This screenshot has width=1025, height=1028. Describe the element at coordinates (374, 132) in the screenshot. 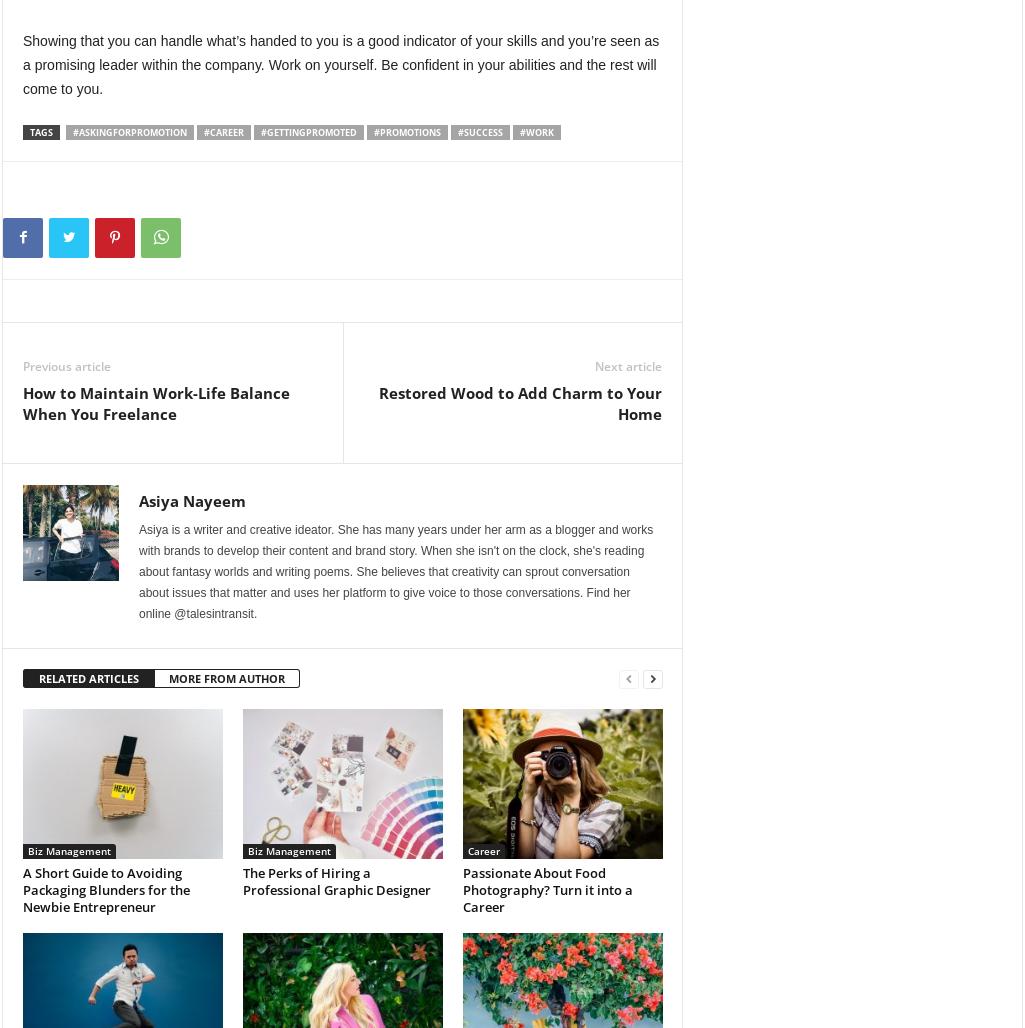

I see `'#PROMOTIONS'` at that location.